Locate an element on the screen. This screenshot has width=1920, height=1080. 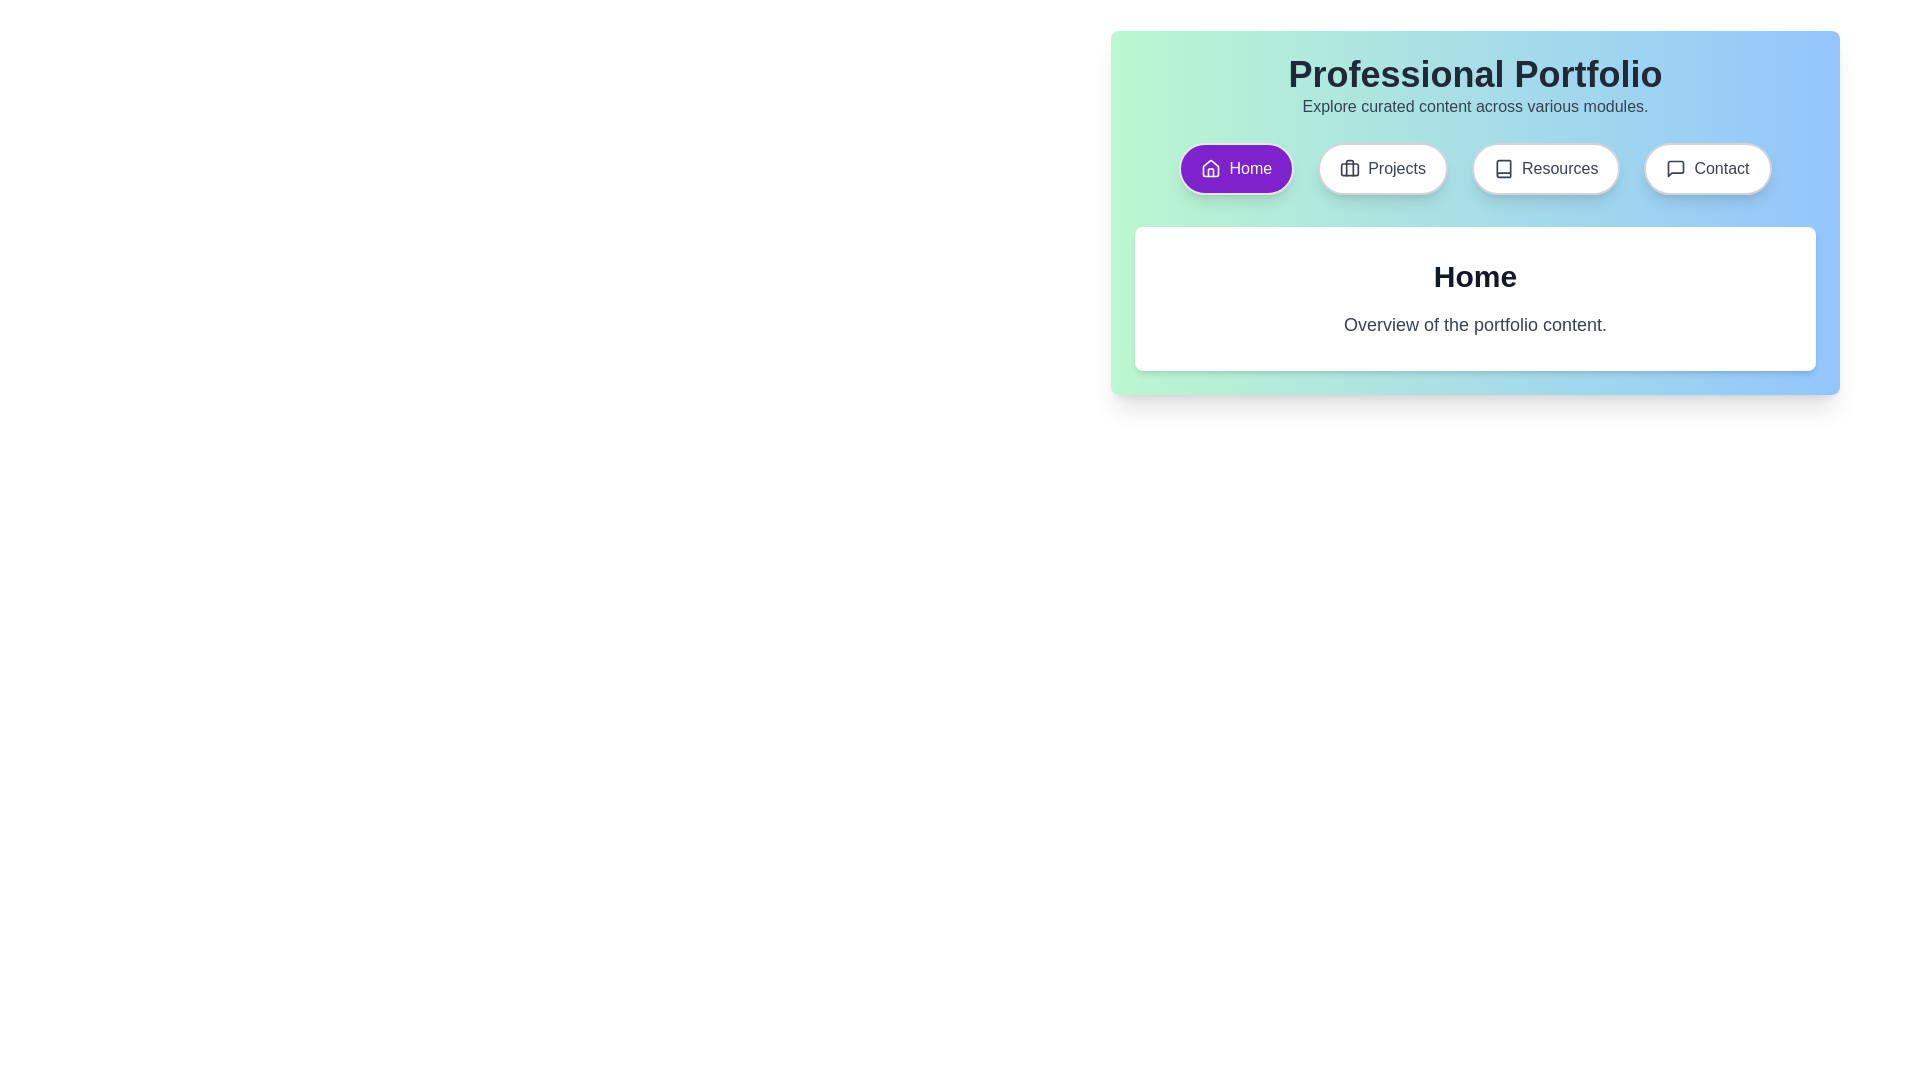
the Home tab to view its content is located at coordinates (1235, 168).